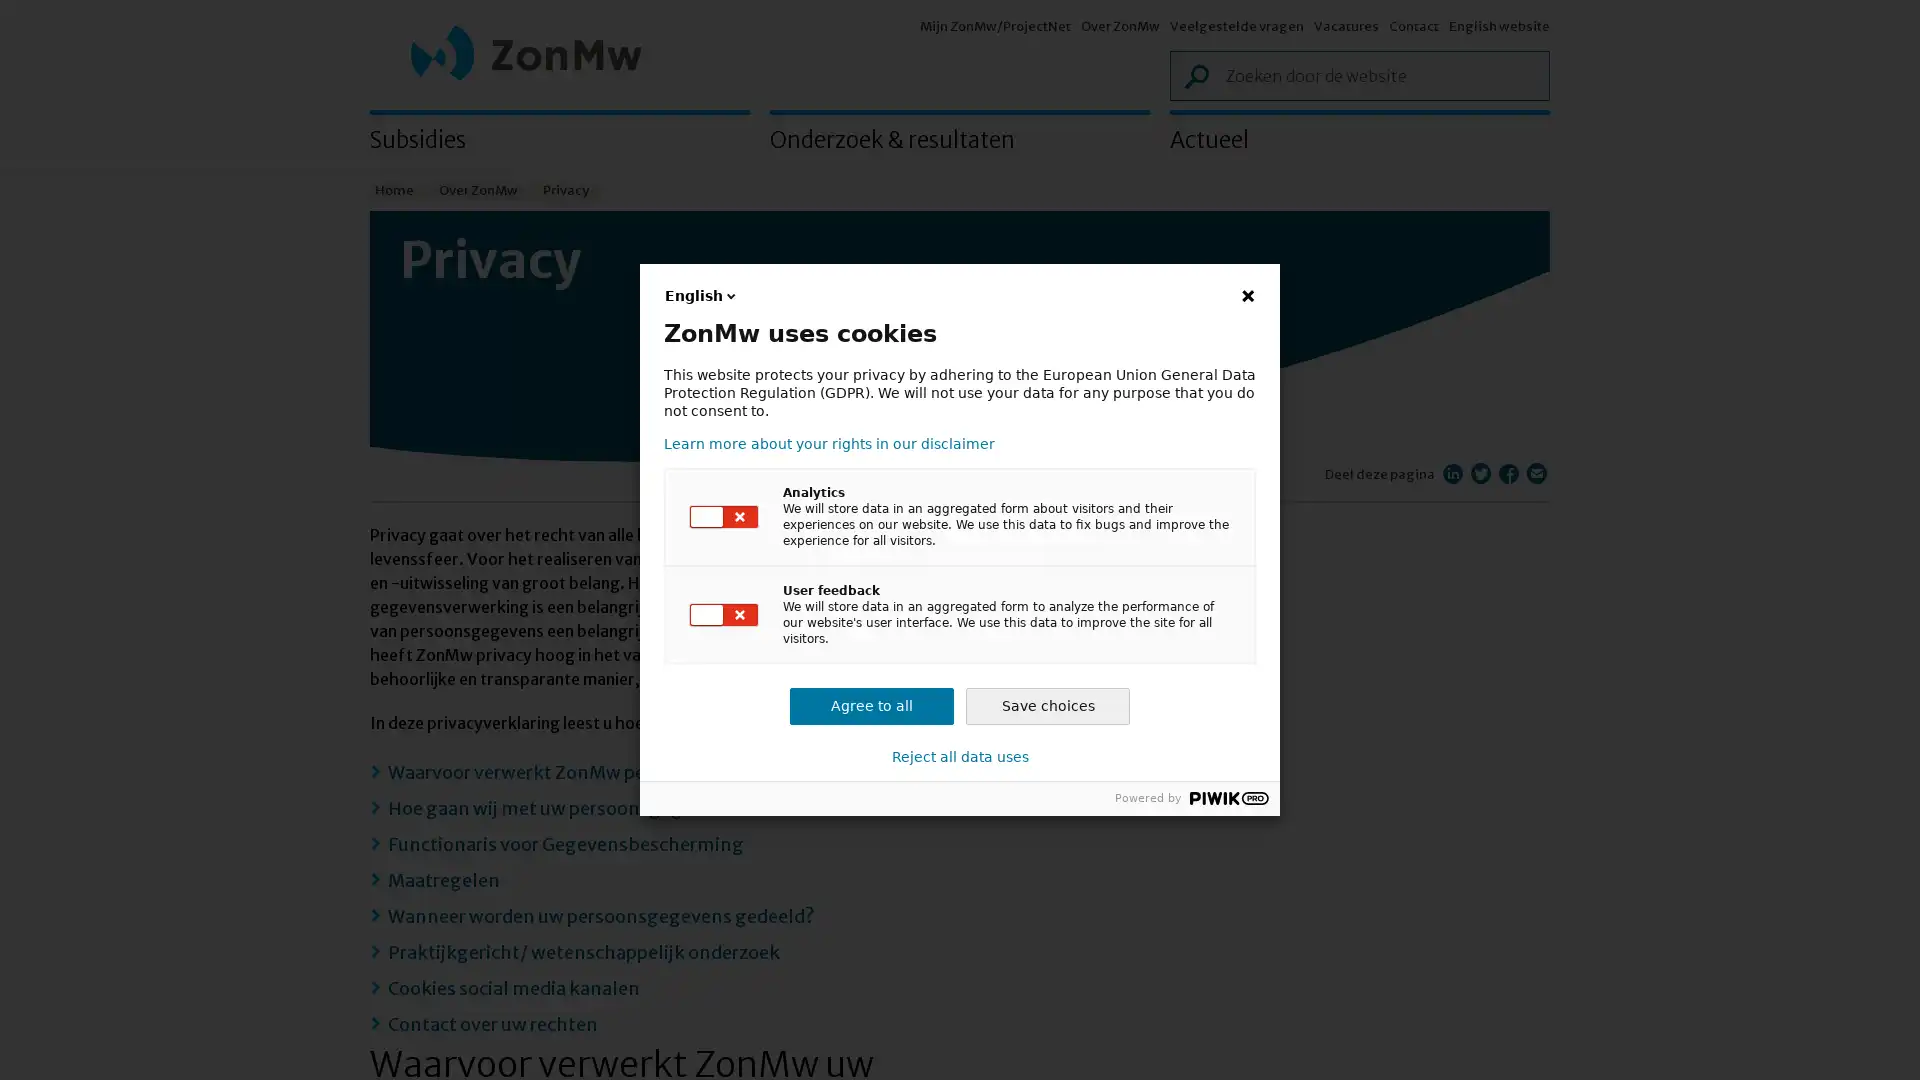 Image resolution: width=1920 pixels, height=1080 pixels. What do you see at coordinates (1046, 705) in the screenshot?
I see `Save choices` at bounding box center [1046, 705].